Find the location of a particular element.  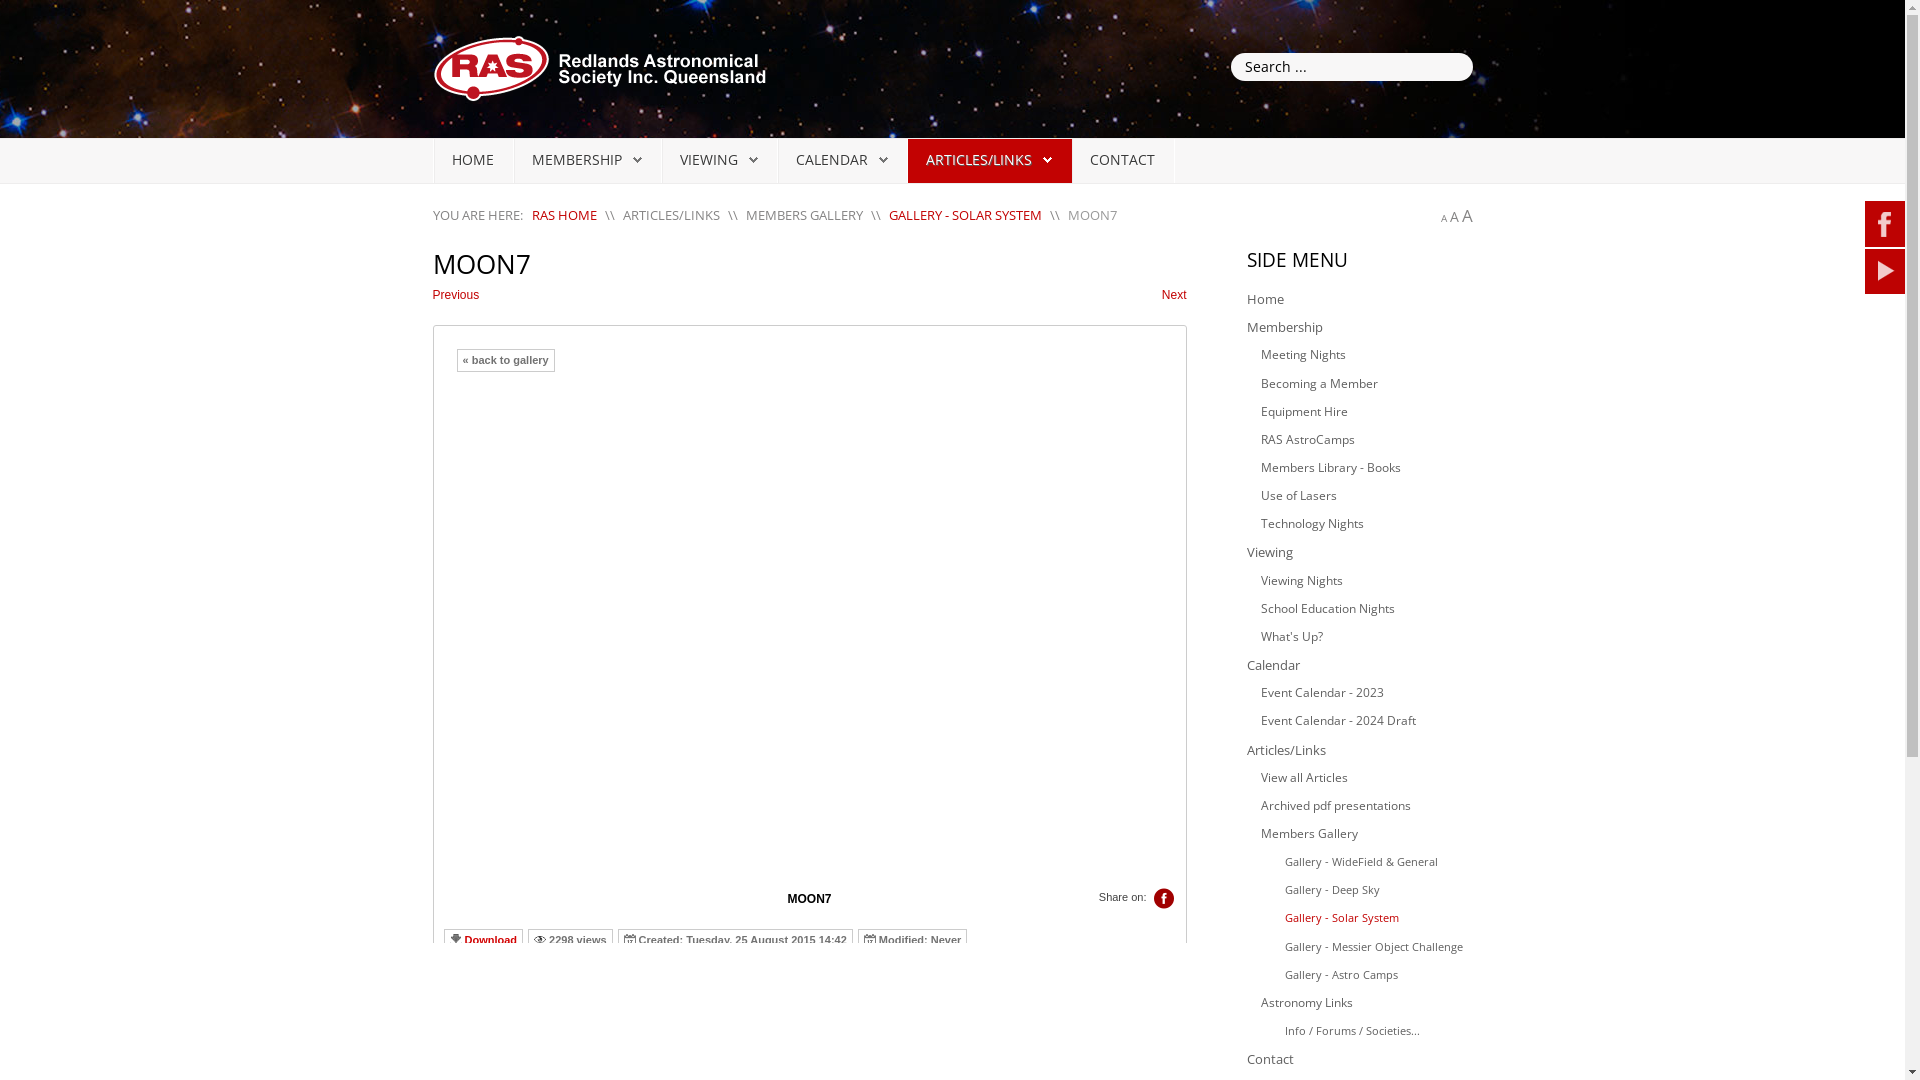

'Equipment Hire' is located at coordinates (1365, 411).